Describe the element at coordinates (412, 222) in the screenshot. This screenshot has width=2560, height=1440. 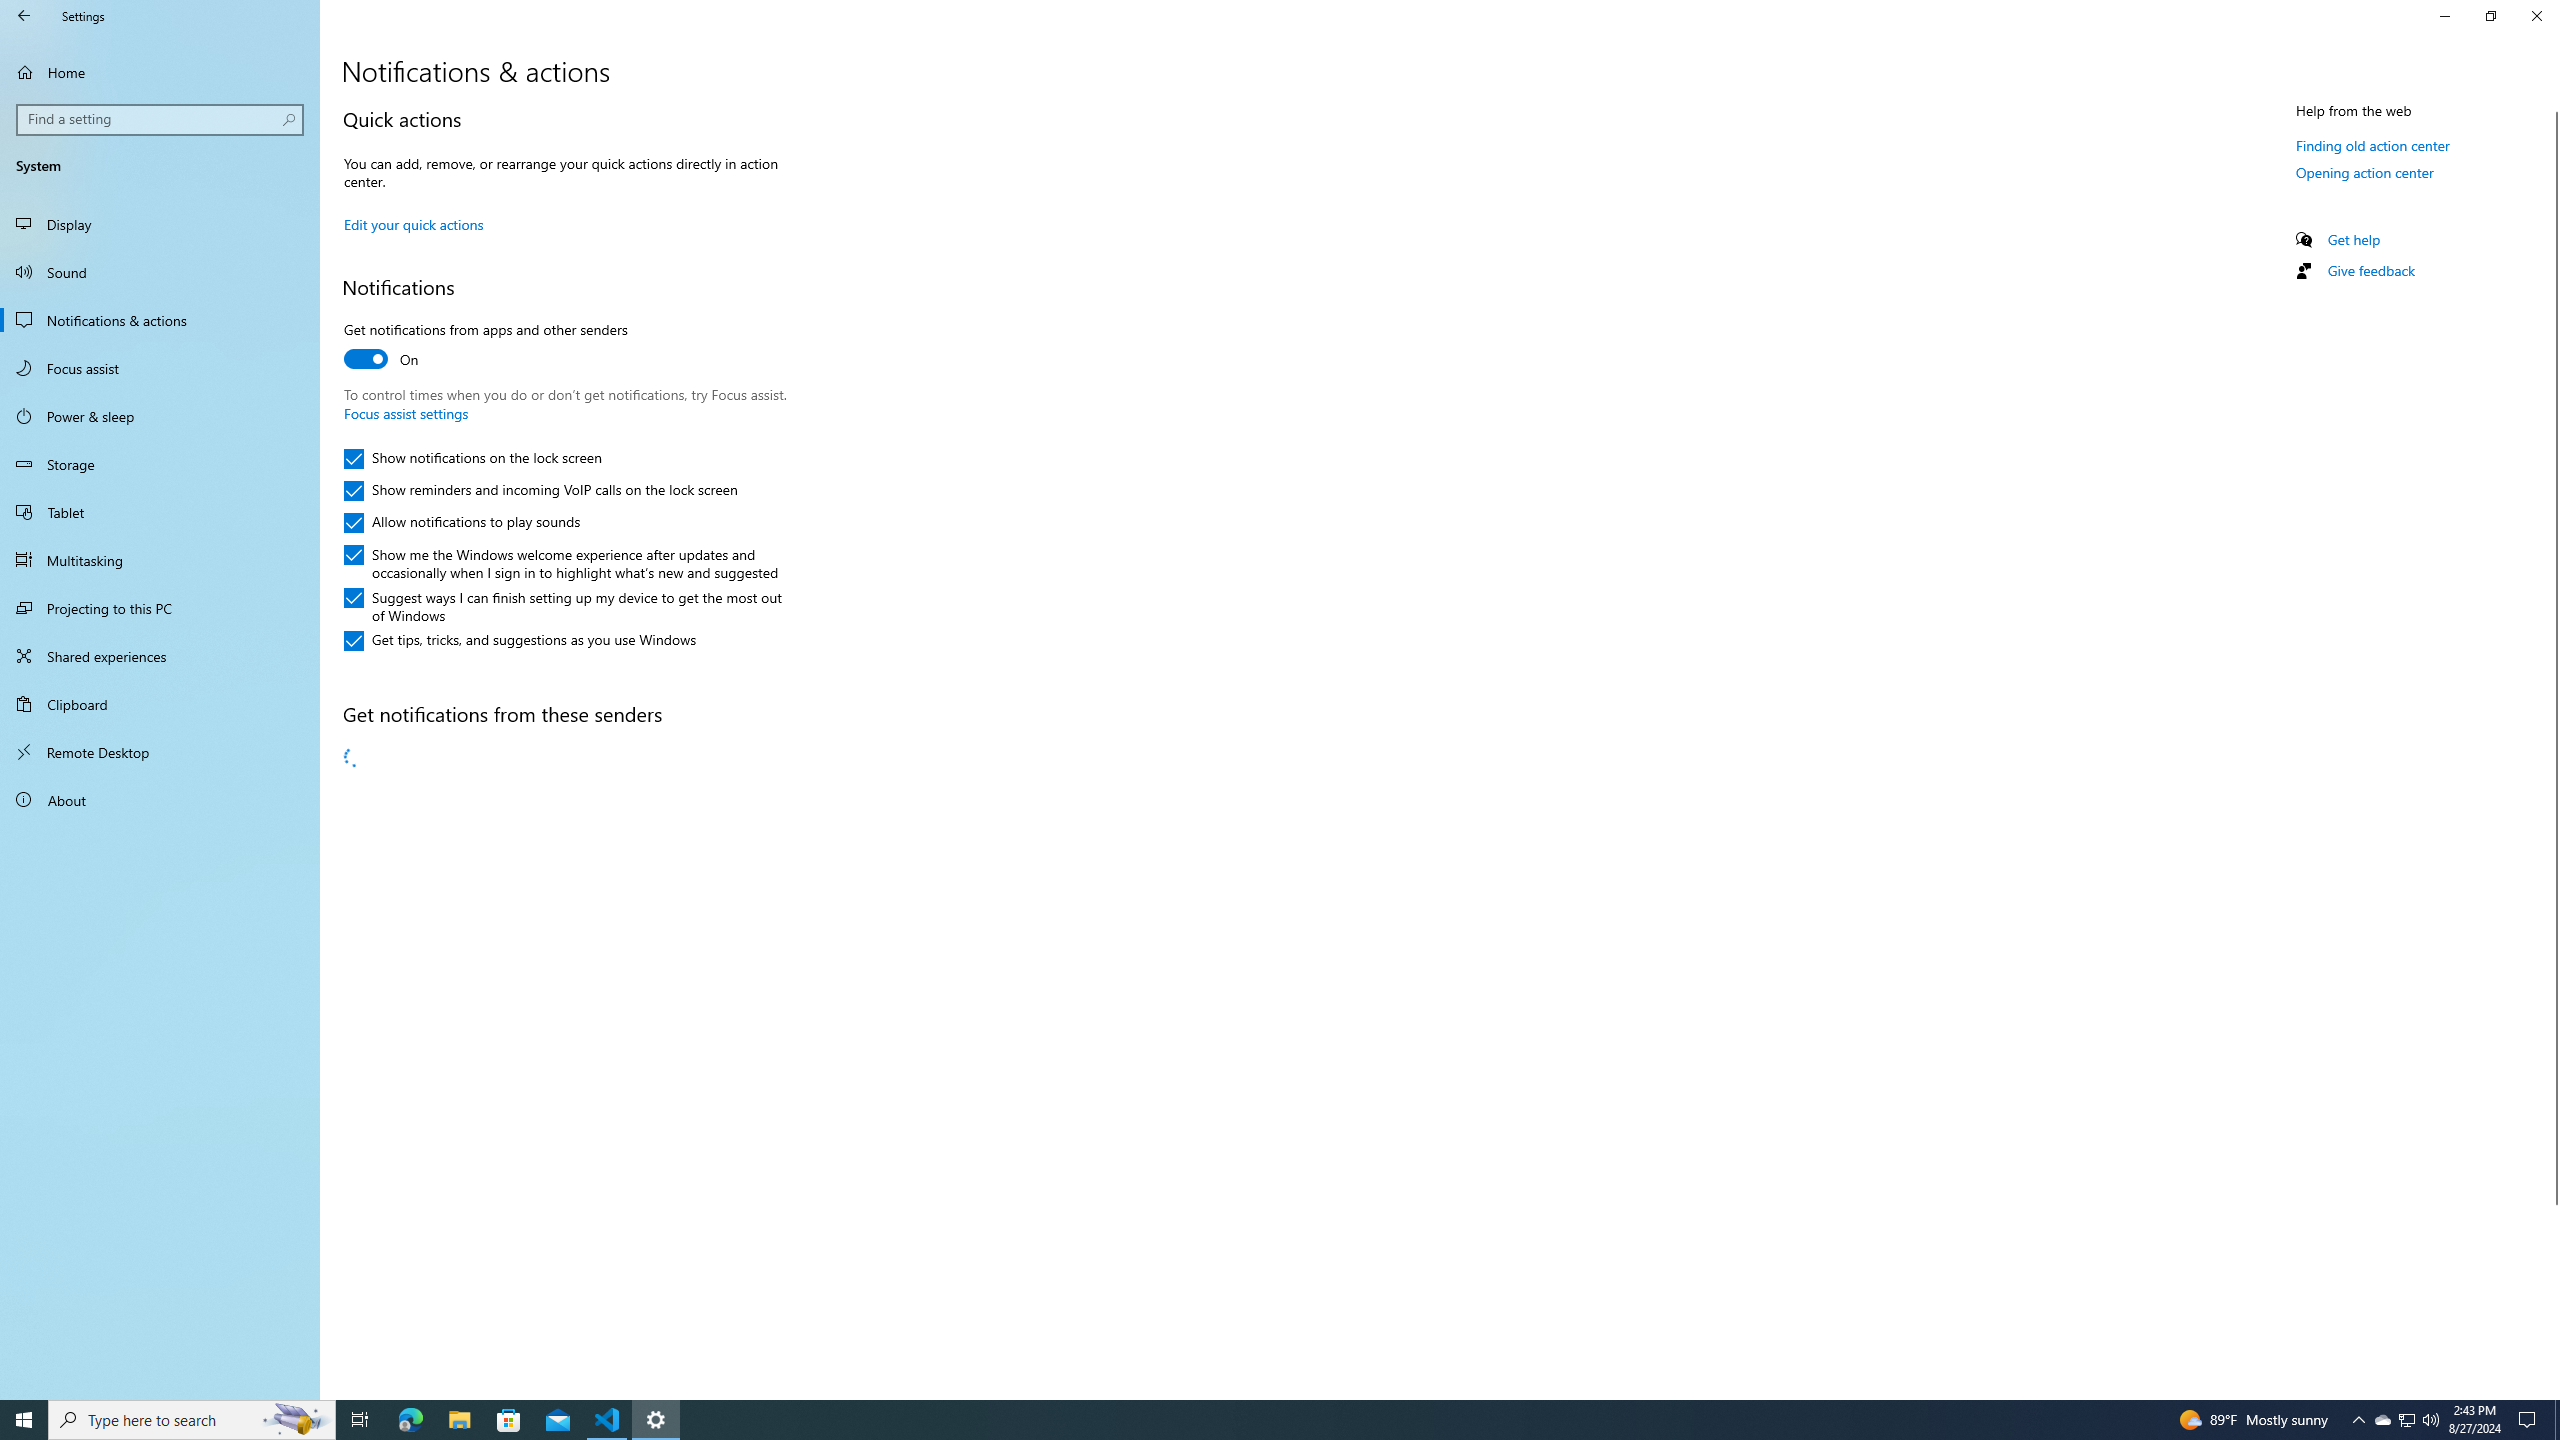
I see `'Edit your quick actions'` at that location.